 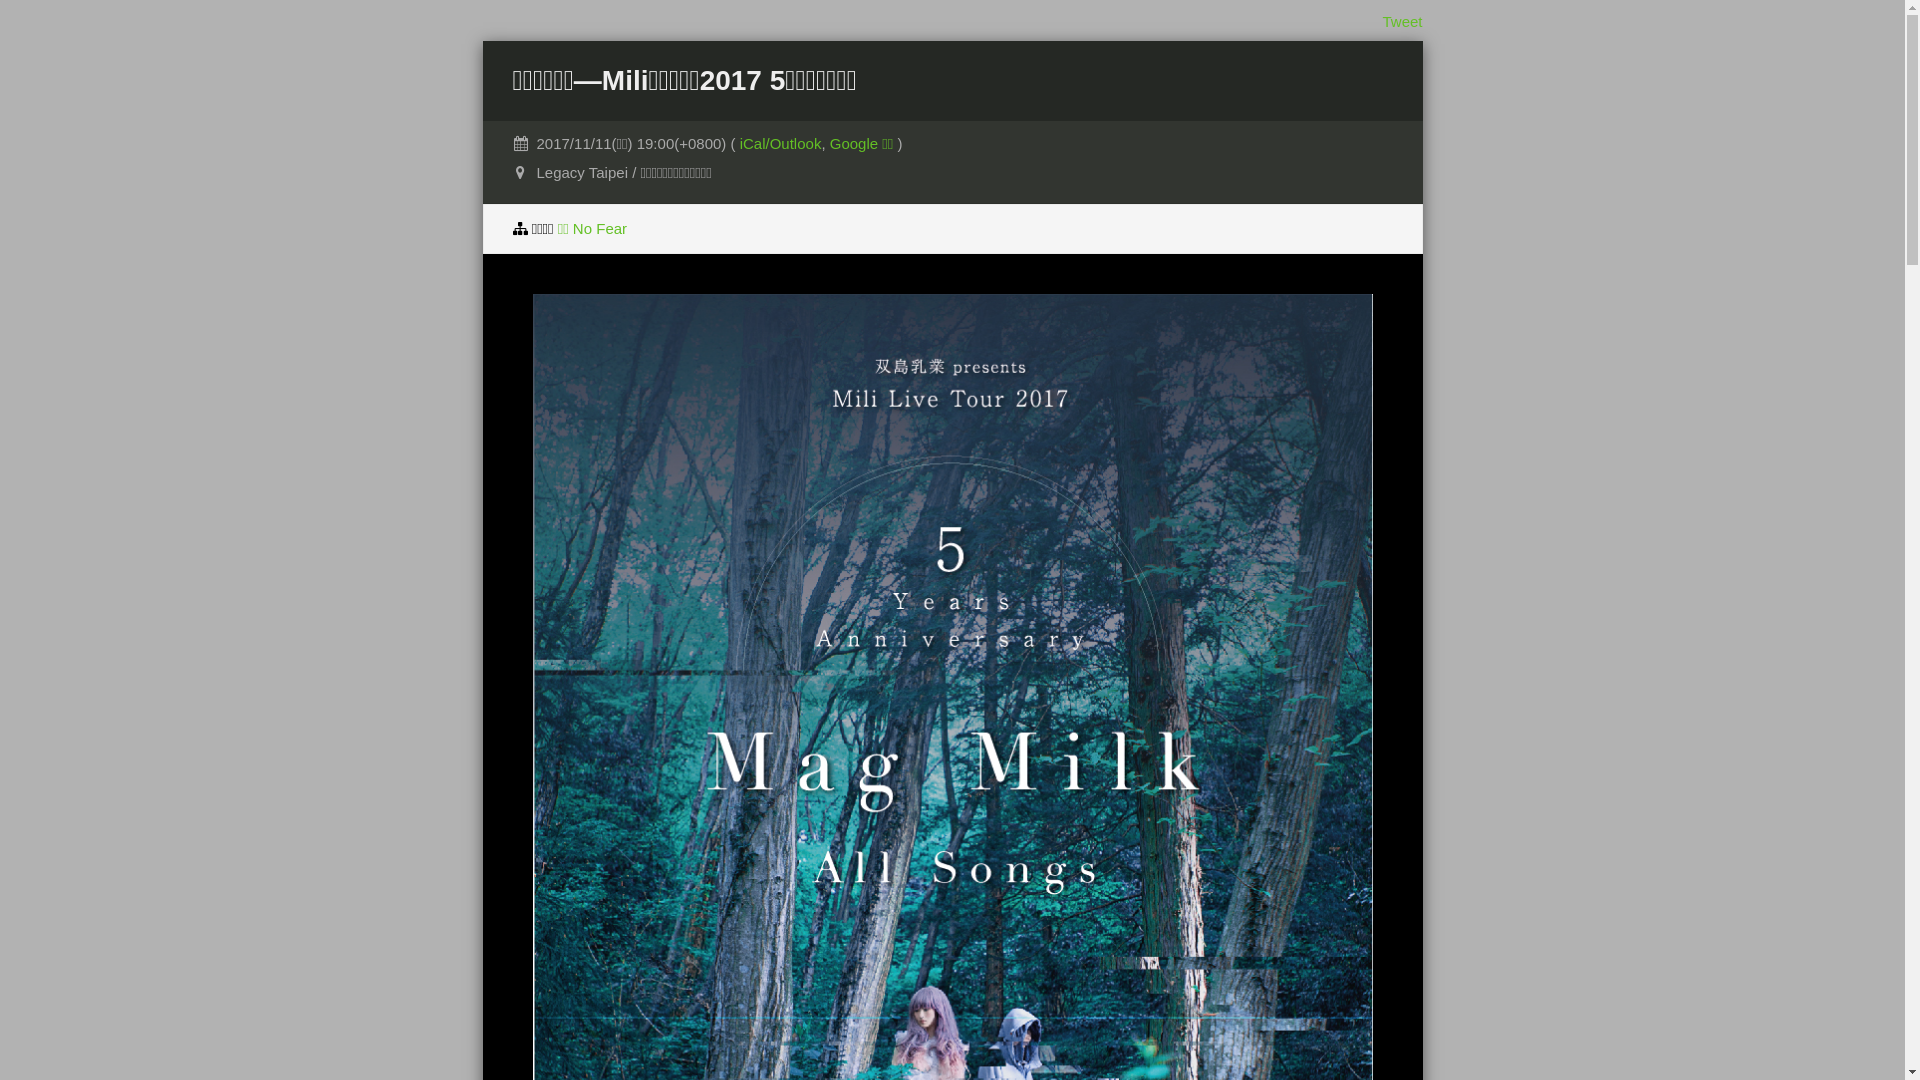 What do you see at coordinates (780, 142) in the screenshot?
I see `'iCal/Outlook'` at bounding box center [780, 142].